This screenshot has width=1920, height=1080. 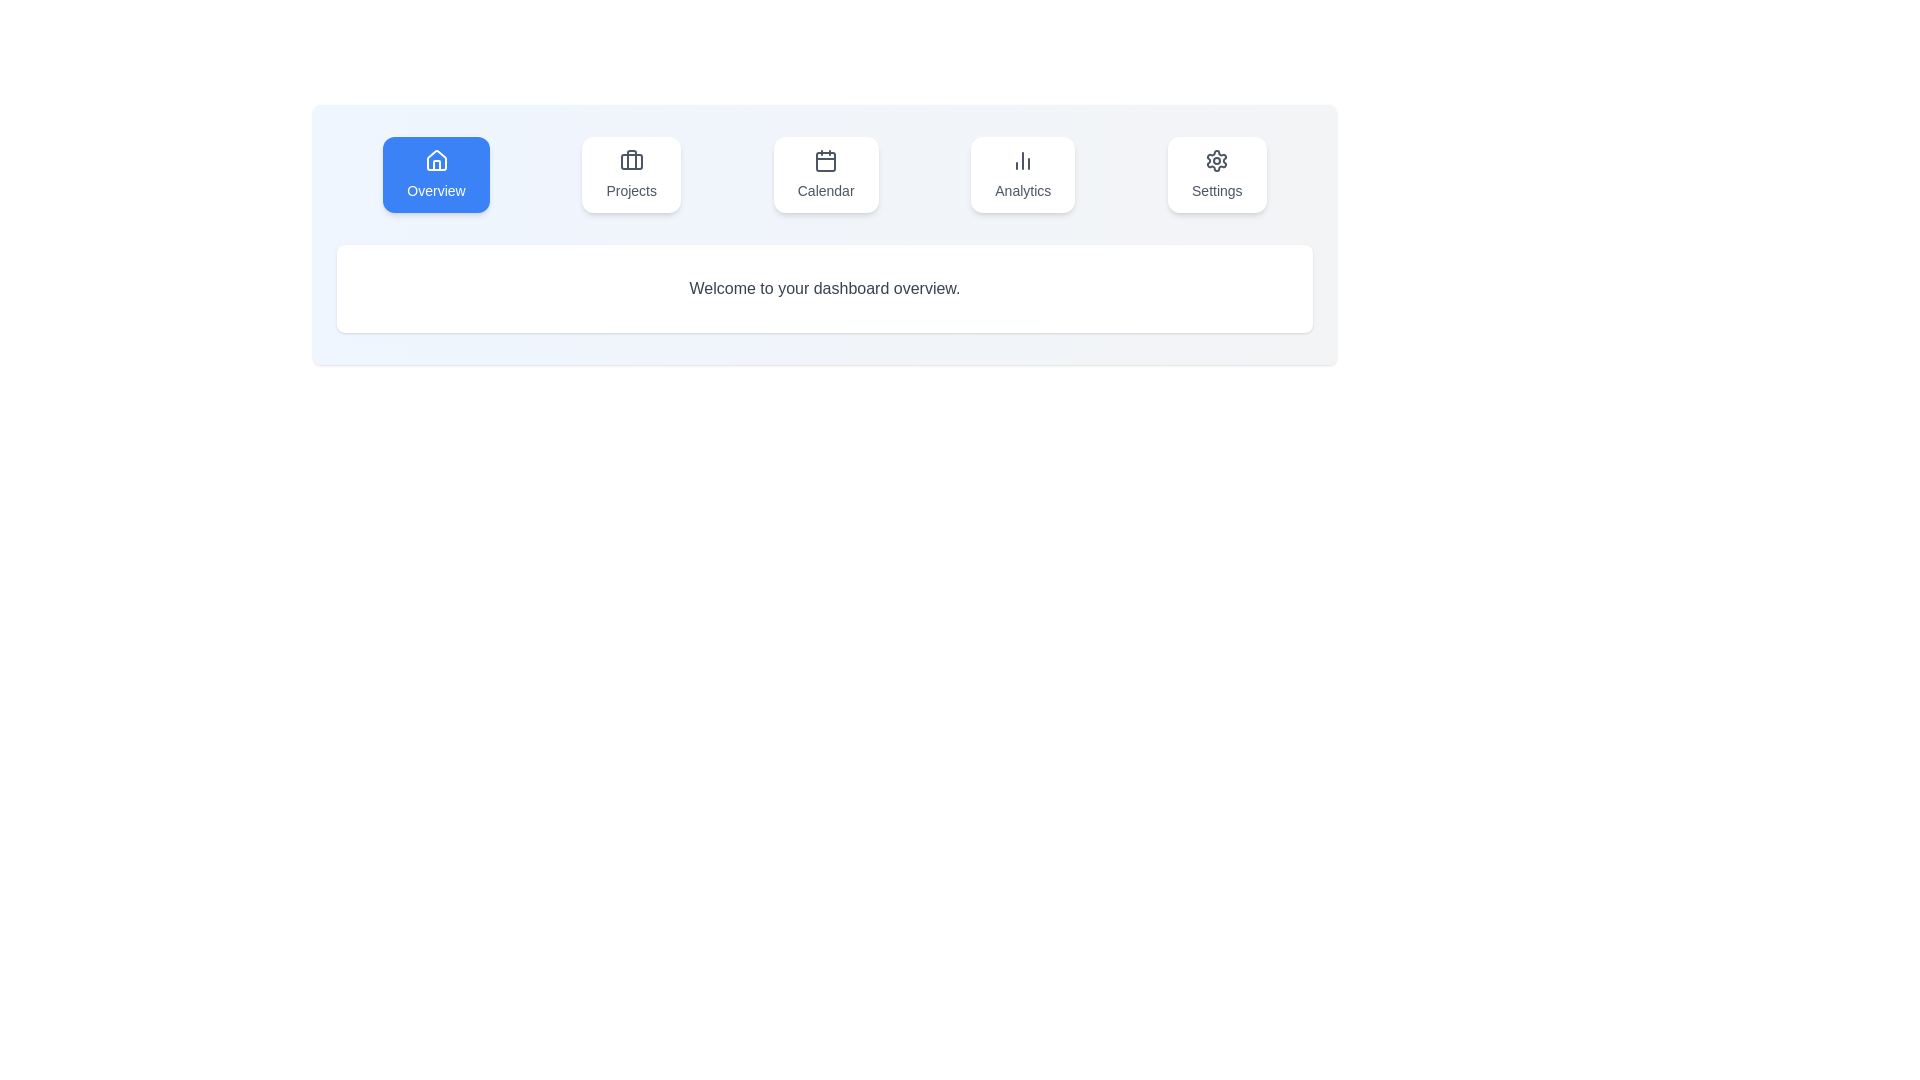 I want to click on the calendar icon, which is part of a raised rectangular button labeled 'Calendar', positioned between the 'Projects' and 'Analytics' buttons, so click(x=826, y=160).